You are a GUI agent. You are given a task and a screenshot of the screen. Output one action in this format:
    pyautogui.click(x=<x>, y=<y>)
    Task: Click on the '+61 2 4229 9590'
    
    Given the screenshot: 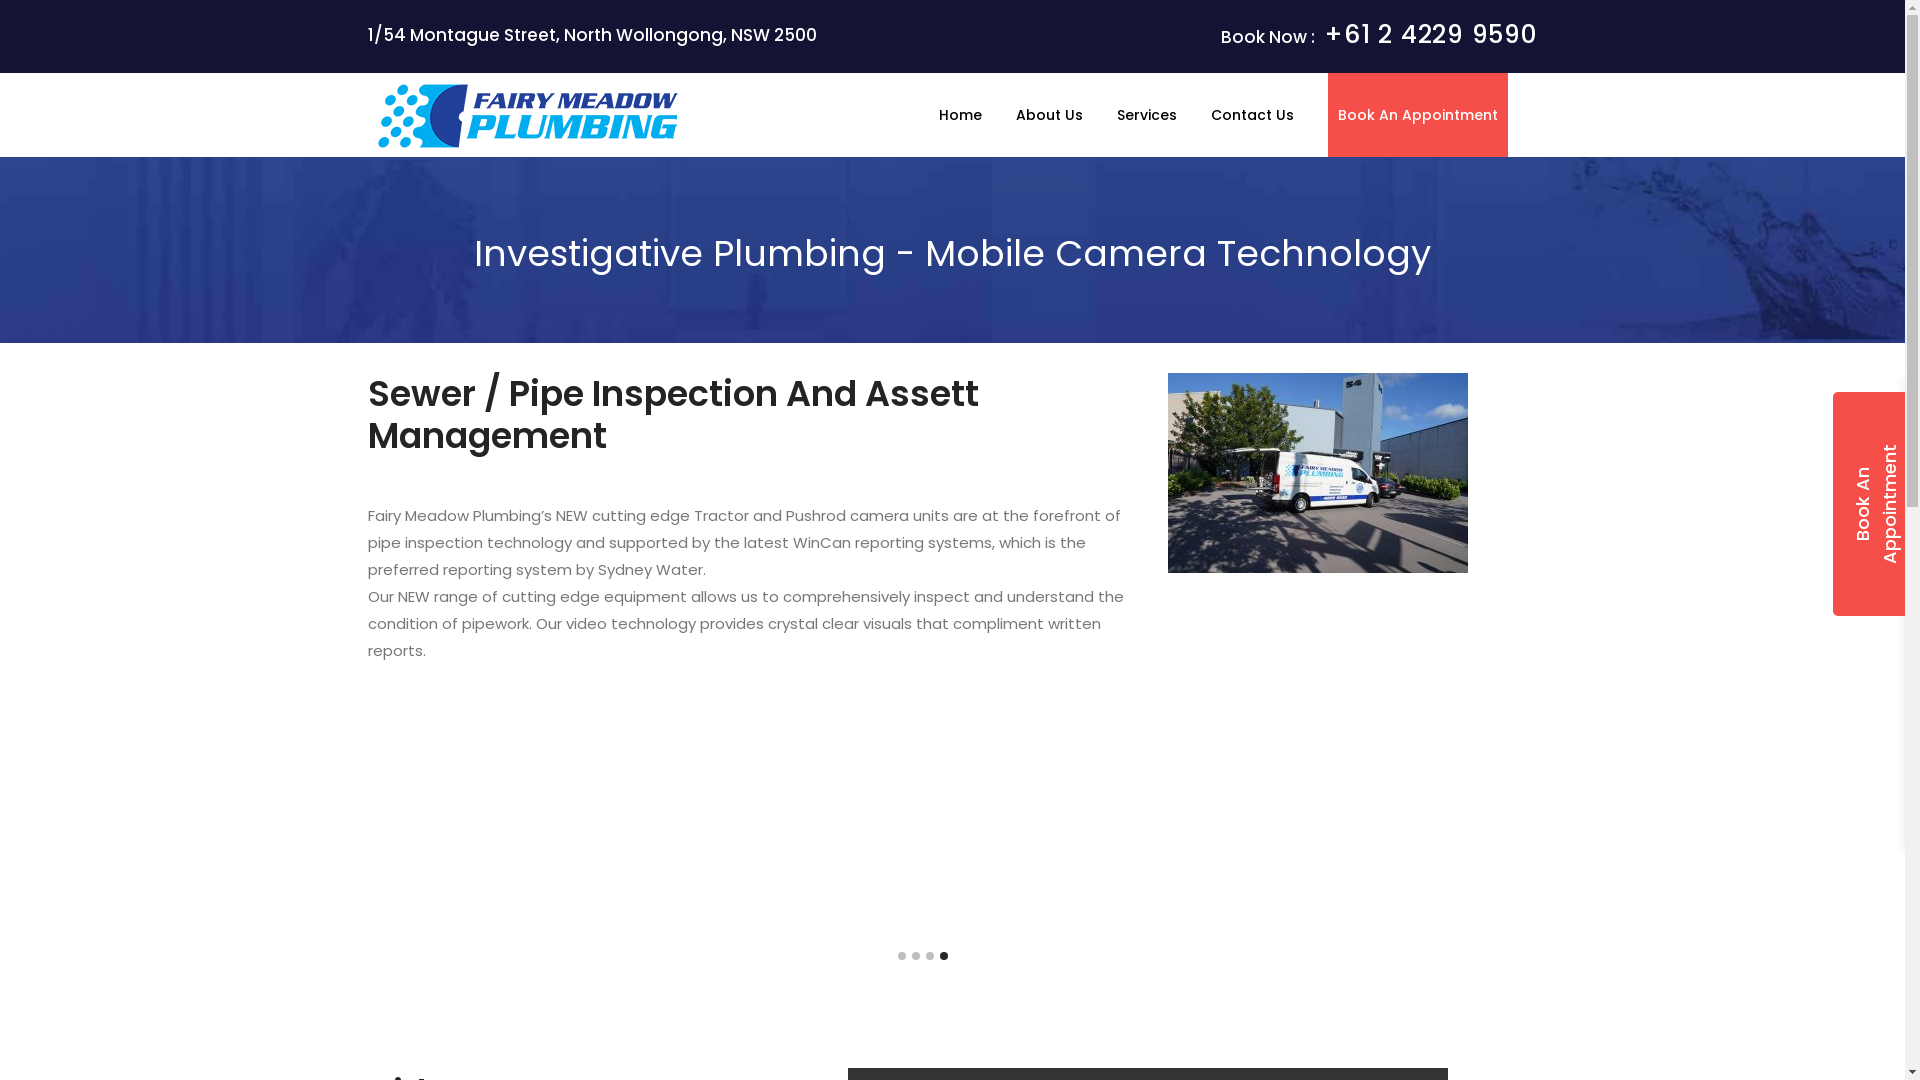 What is the action you would take?
    pyautogui.click(x=1324, y=34)
    